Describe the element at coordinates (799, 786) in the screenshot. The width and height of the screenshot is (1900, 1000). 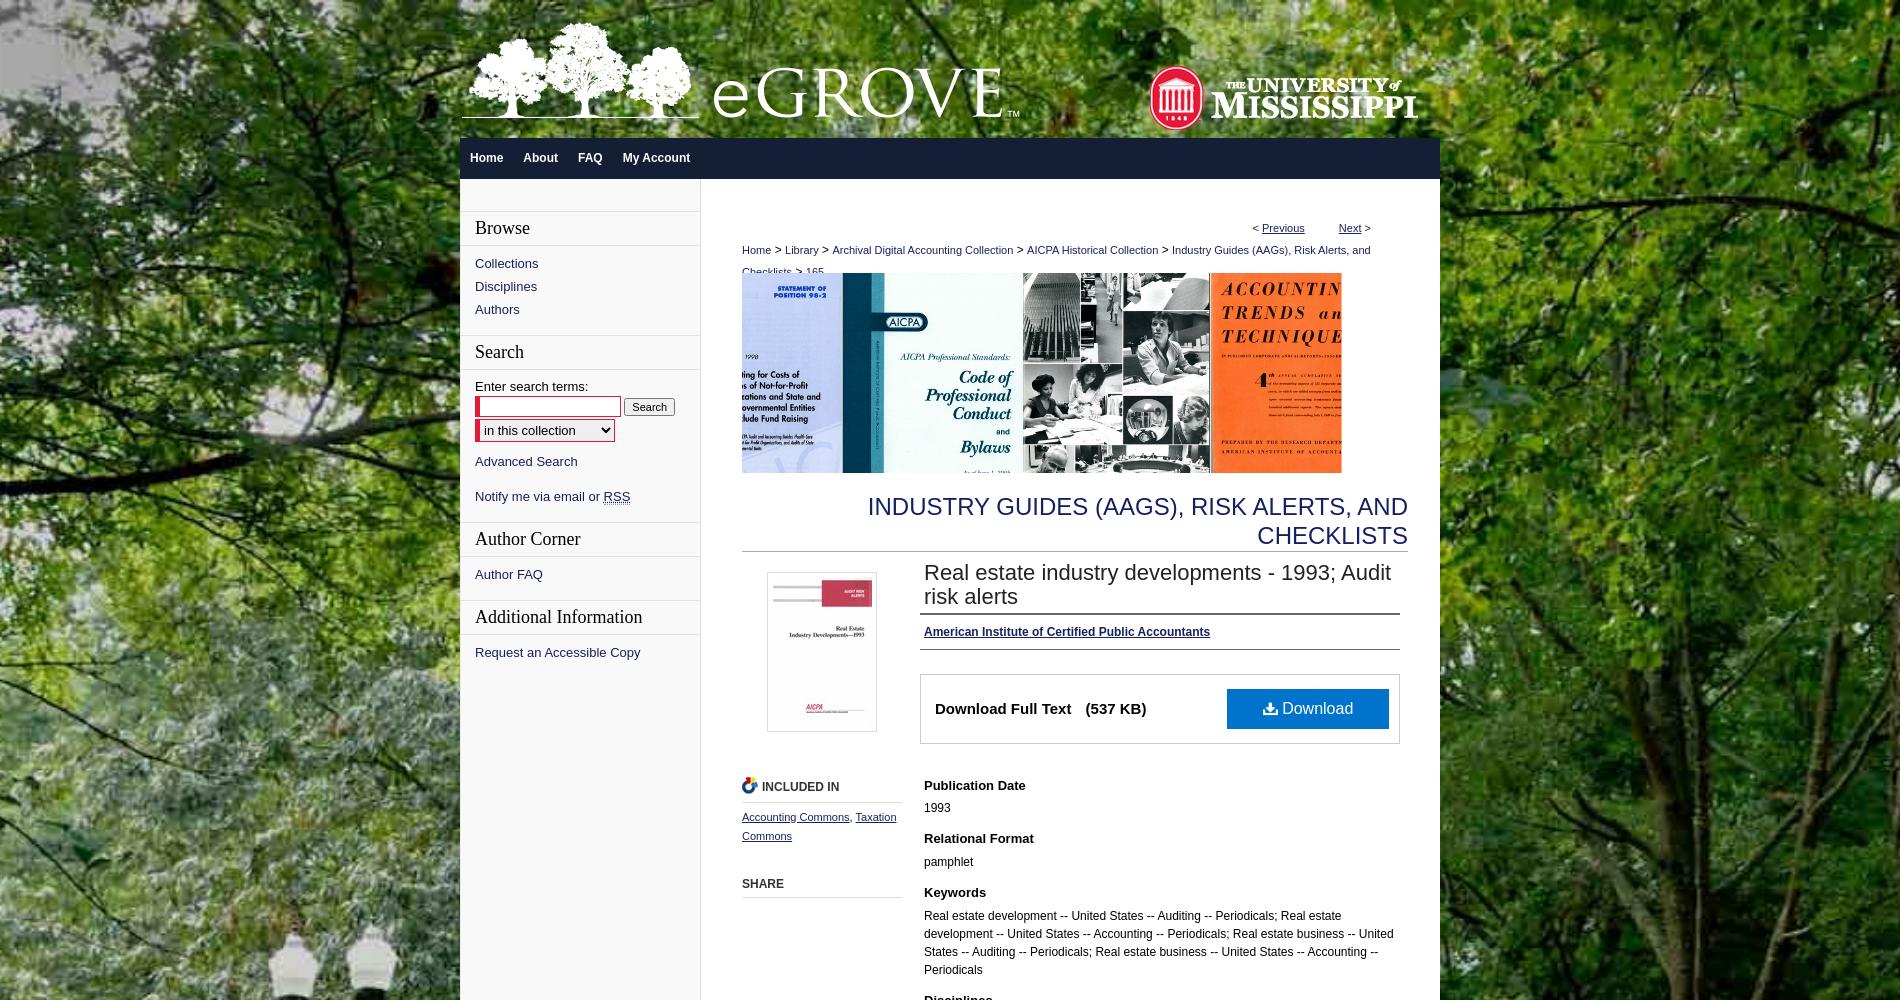
I see `'Included in'` at that location.